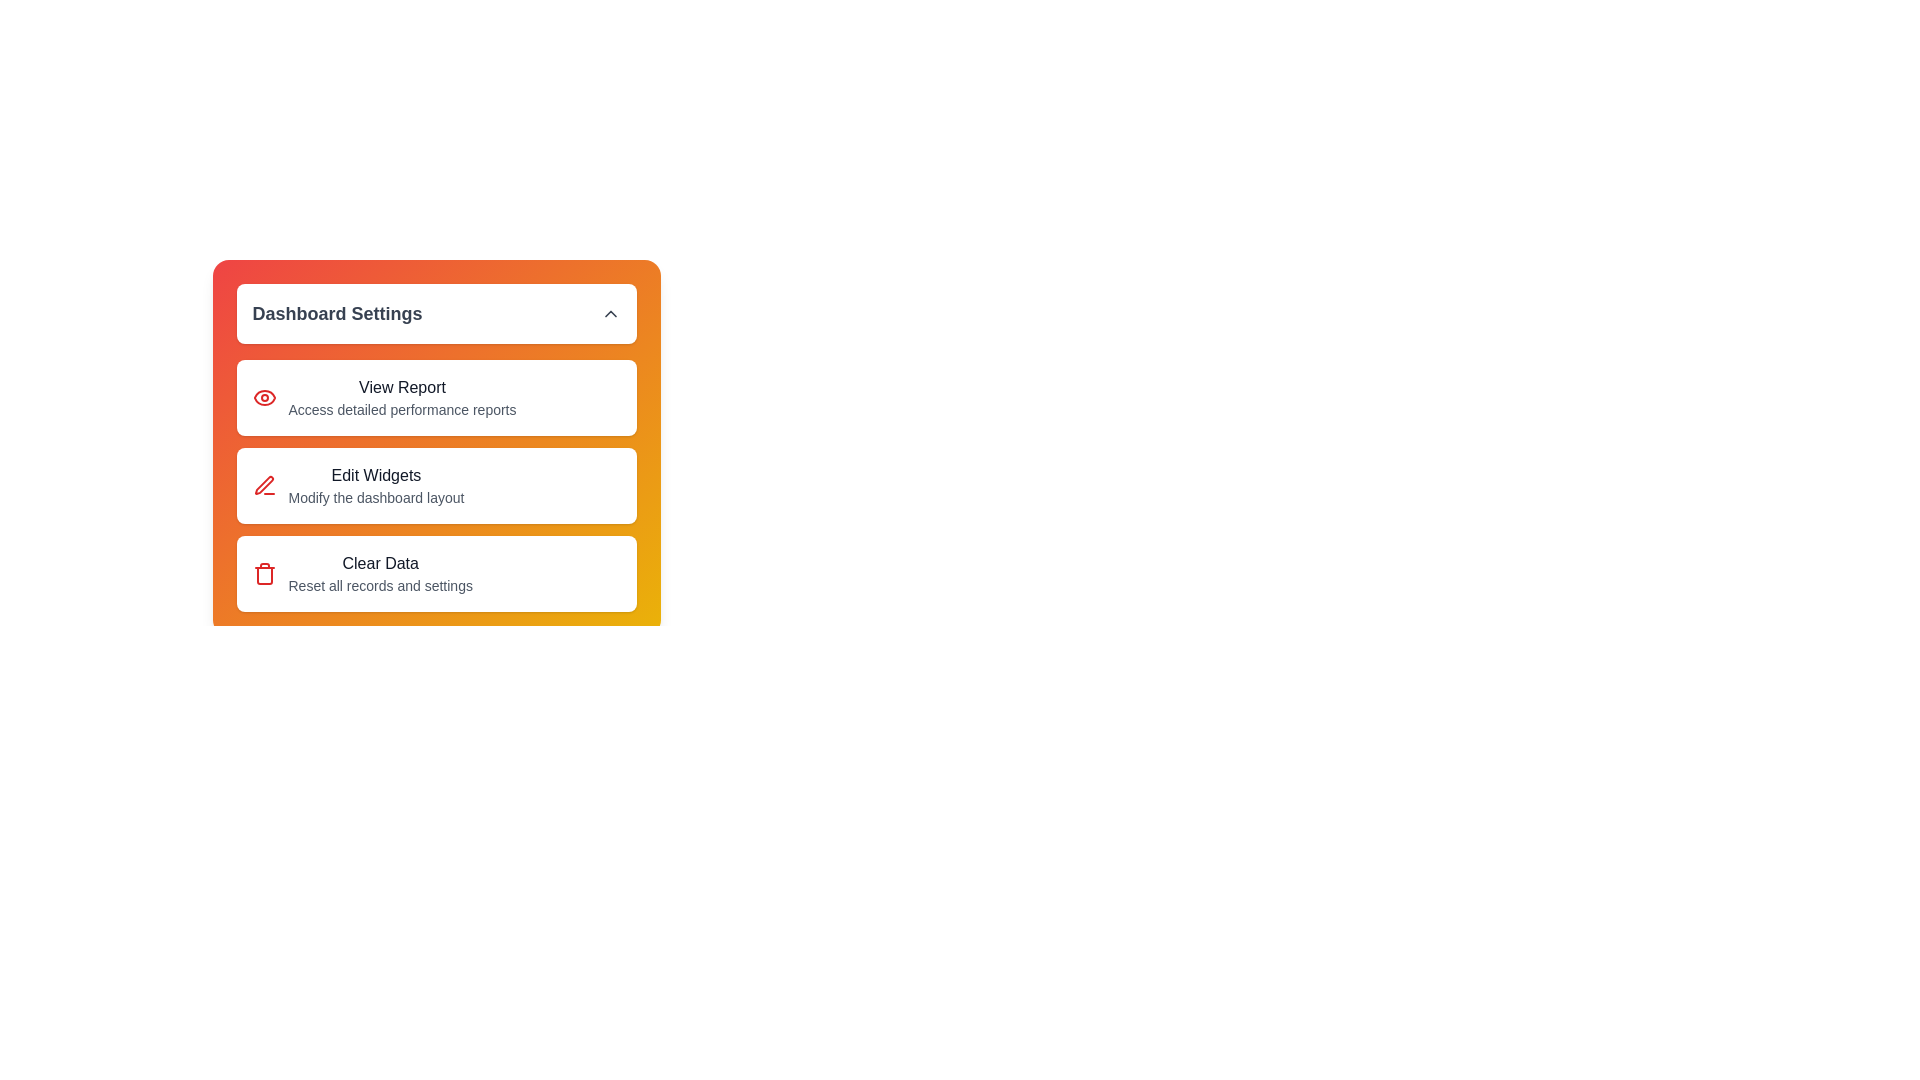 Image resolution: width=1920 pixels, height=1080 pixels. Describe the element at coordinates (263, 486) in the screenshot. I see `the icon associated with Edit Widgets` at that location.